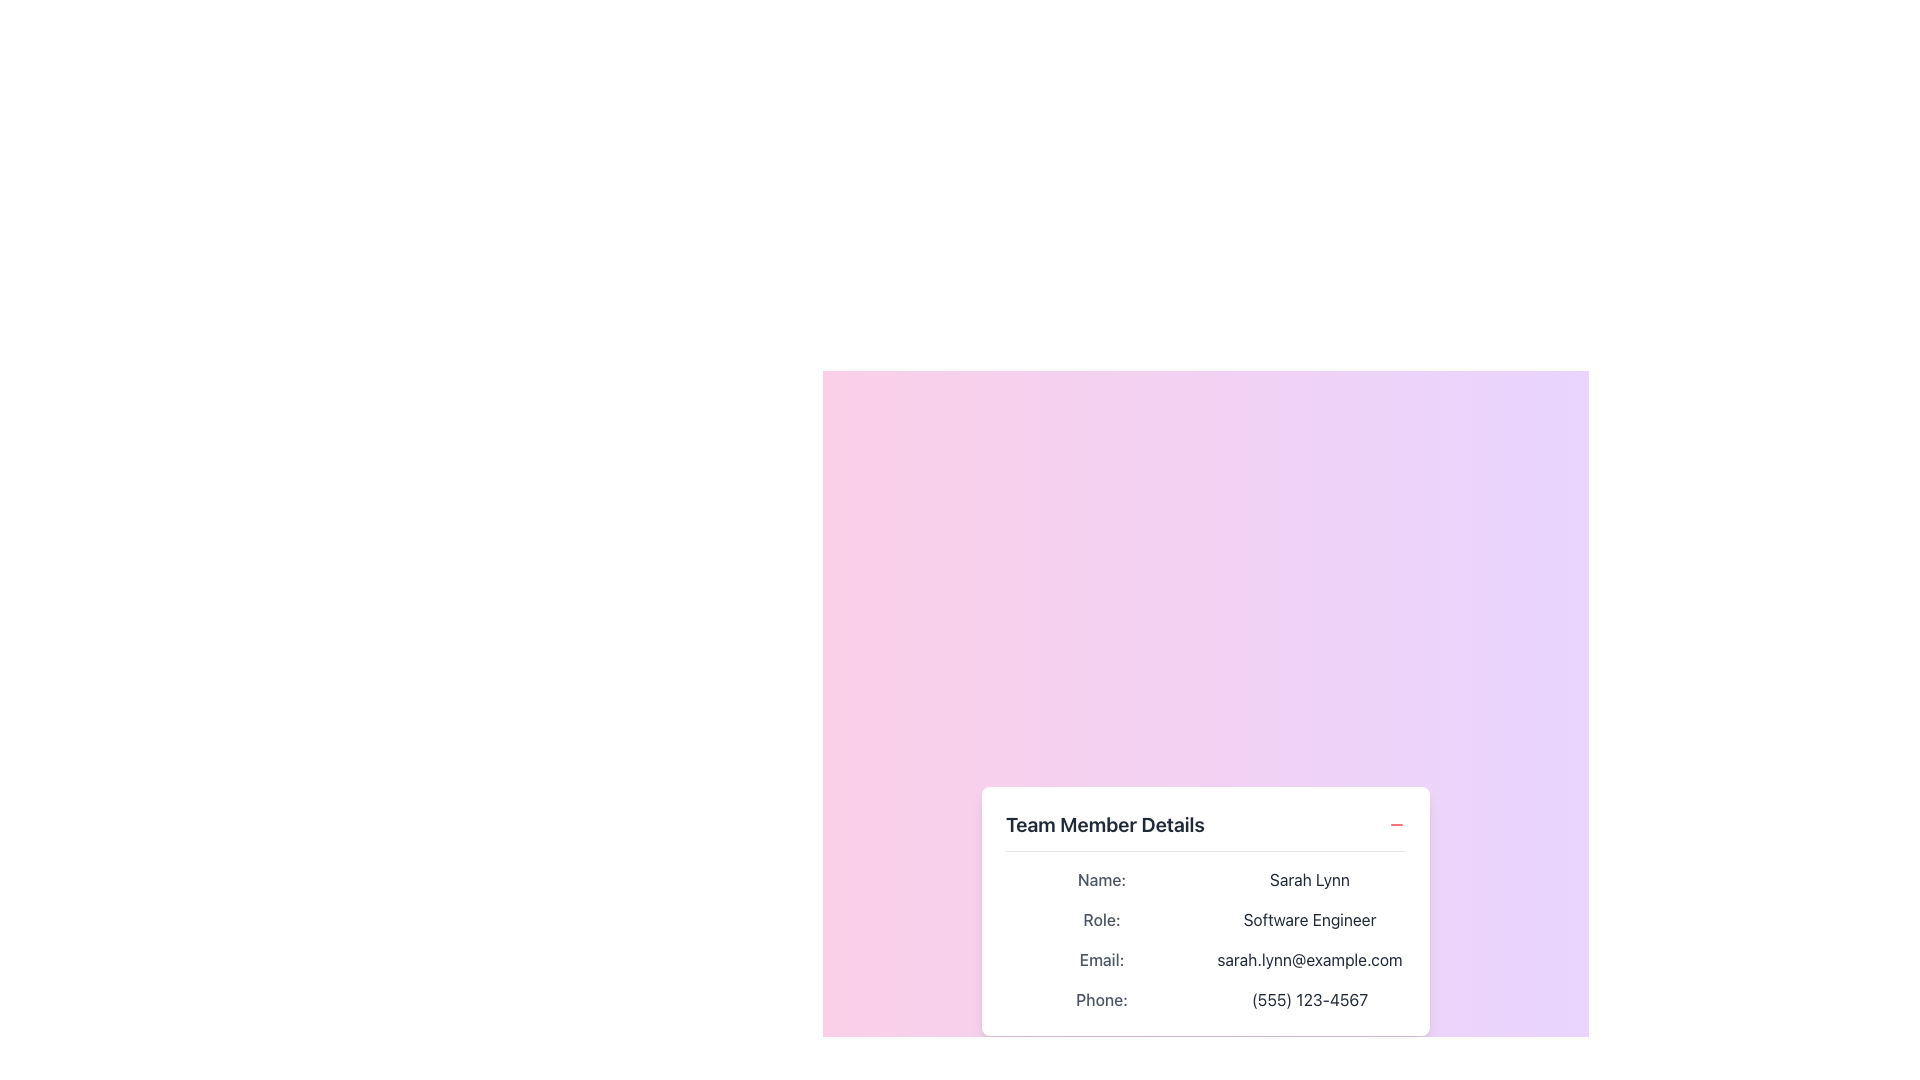  Describe the element at coordinates (1310, 999) in the screenshot. I see `the phone number display element located at the bottom-right corner of the contact information section, which follows the 'Phone:' label` at that location.